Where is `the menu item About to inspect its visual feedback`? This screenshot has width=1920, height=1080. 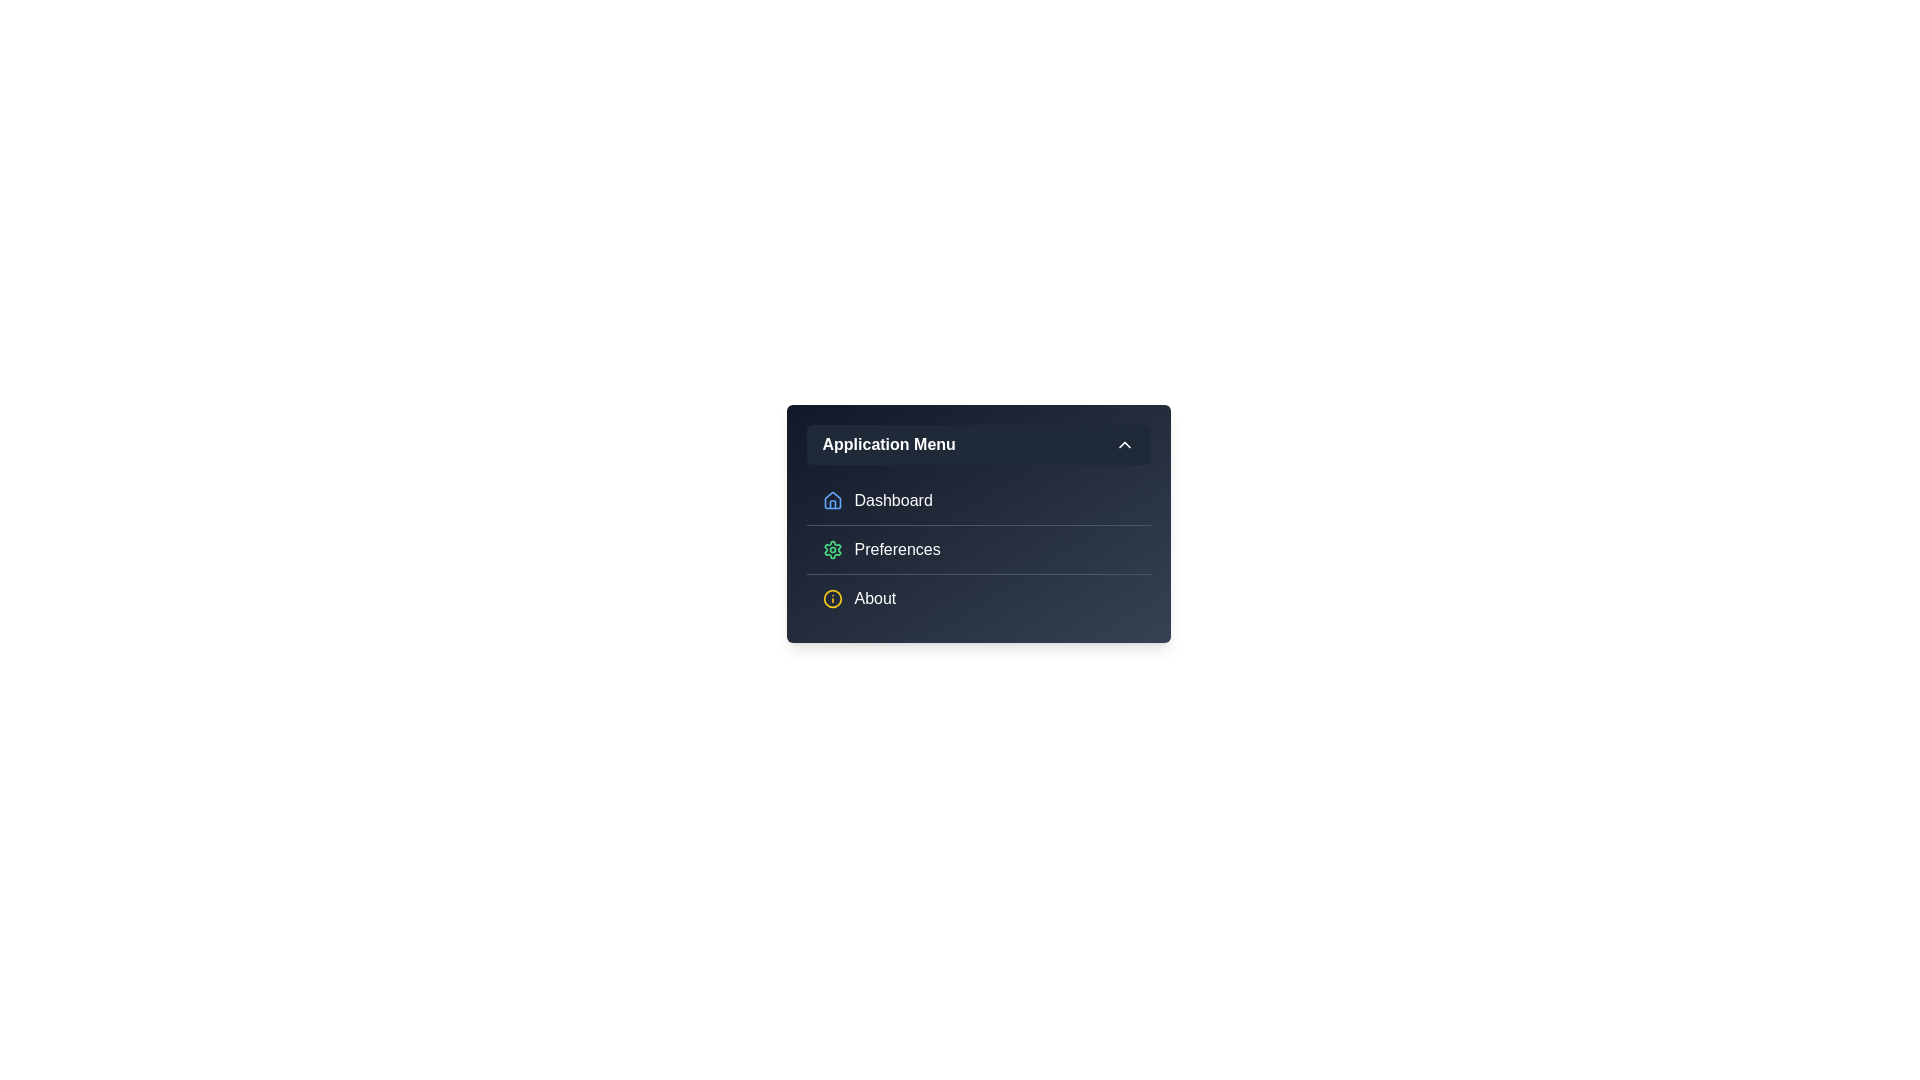
the menu item About to inspect its visual feedback is located at coordinates (978, 597).